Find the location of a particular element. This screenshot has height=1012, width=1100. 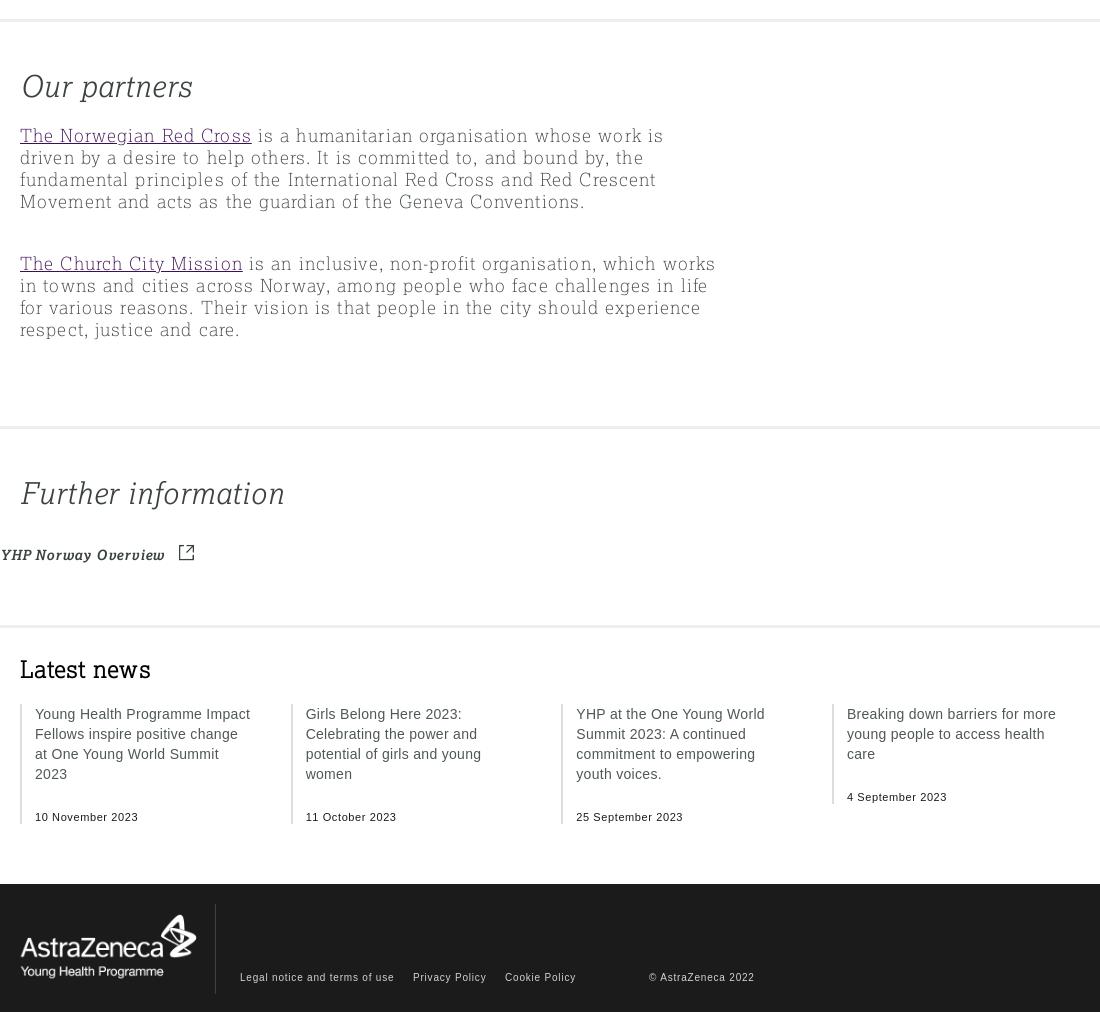

'© AstraZeneca 2022' is located at coordinates (700, 976).